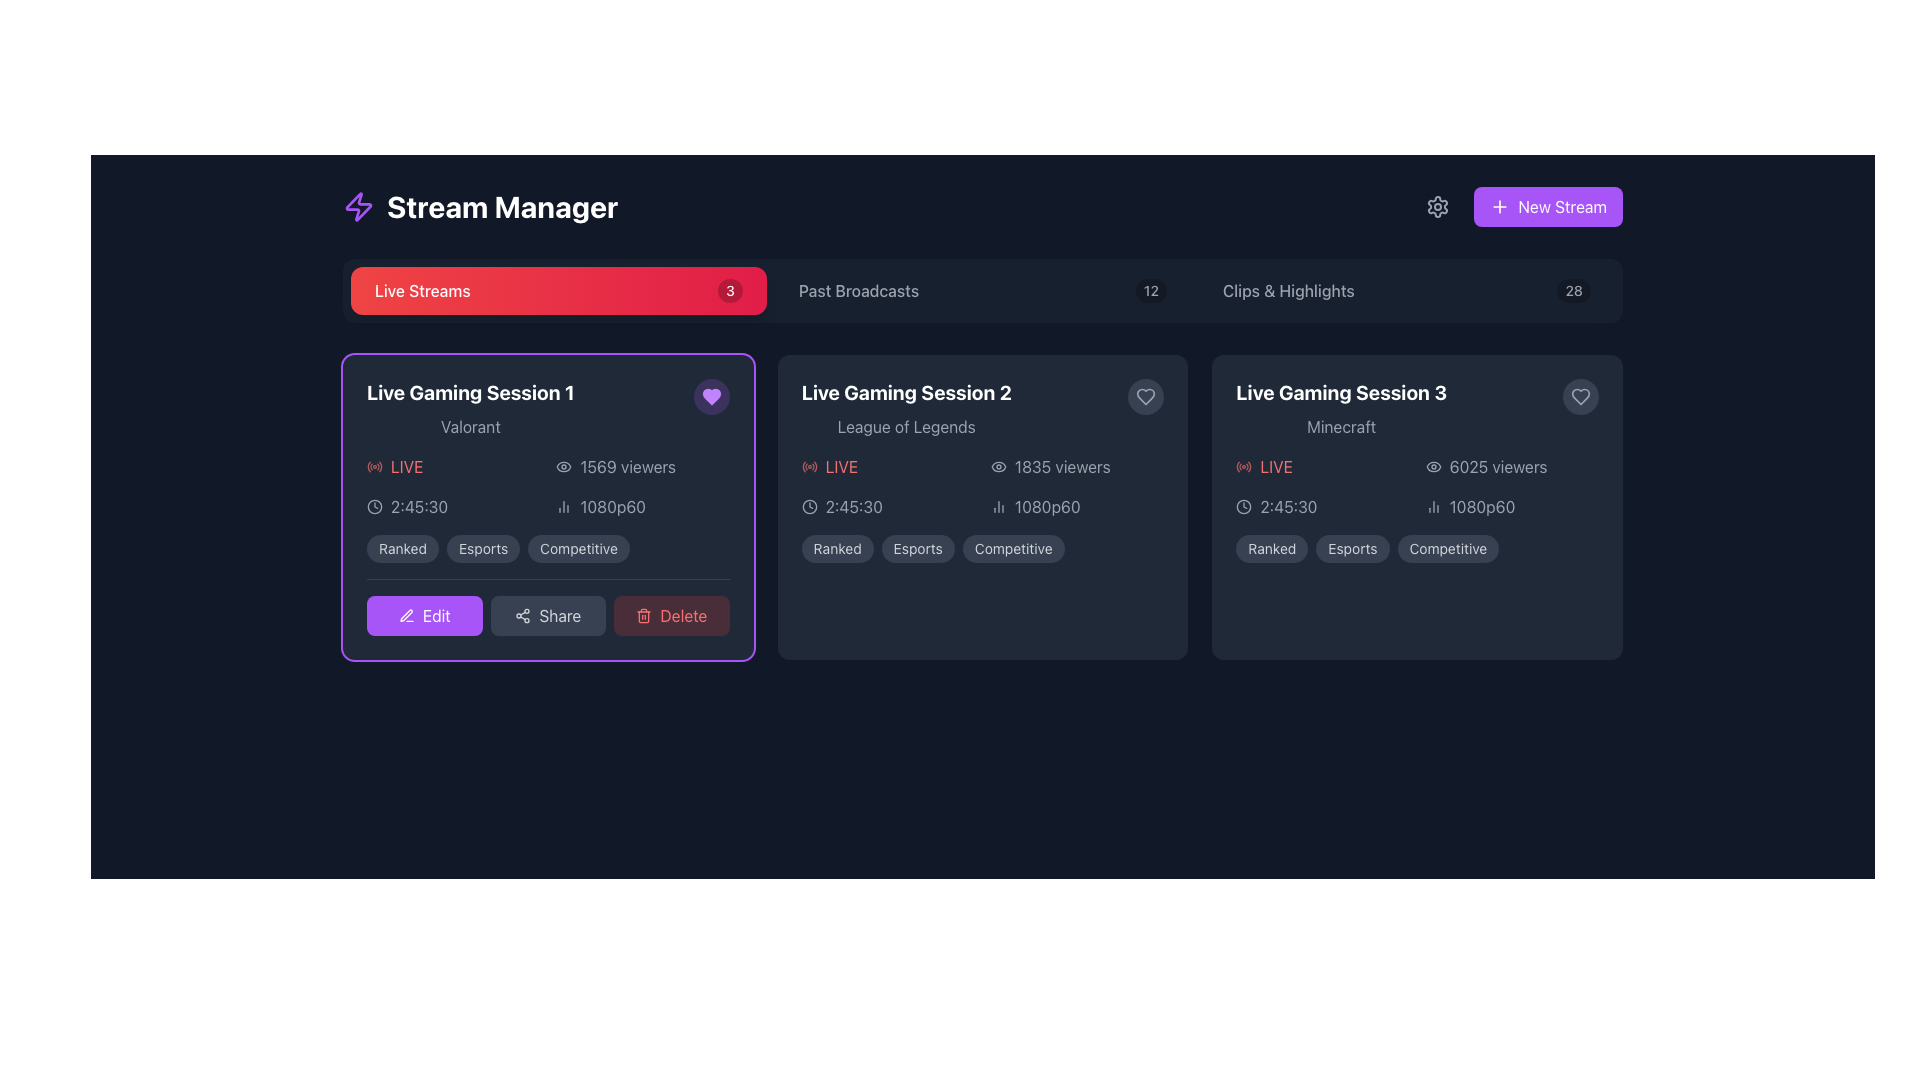 The height and width of the screenshot is (1080, 1920). Describe the element at coordinates (469, 393) in the screenshot. I see `title of the text label displaying 'Live Gaming Session 1', which is prominently styled in large, bold, white font at the top of the first session card` at that location.